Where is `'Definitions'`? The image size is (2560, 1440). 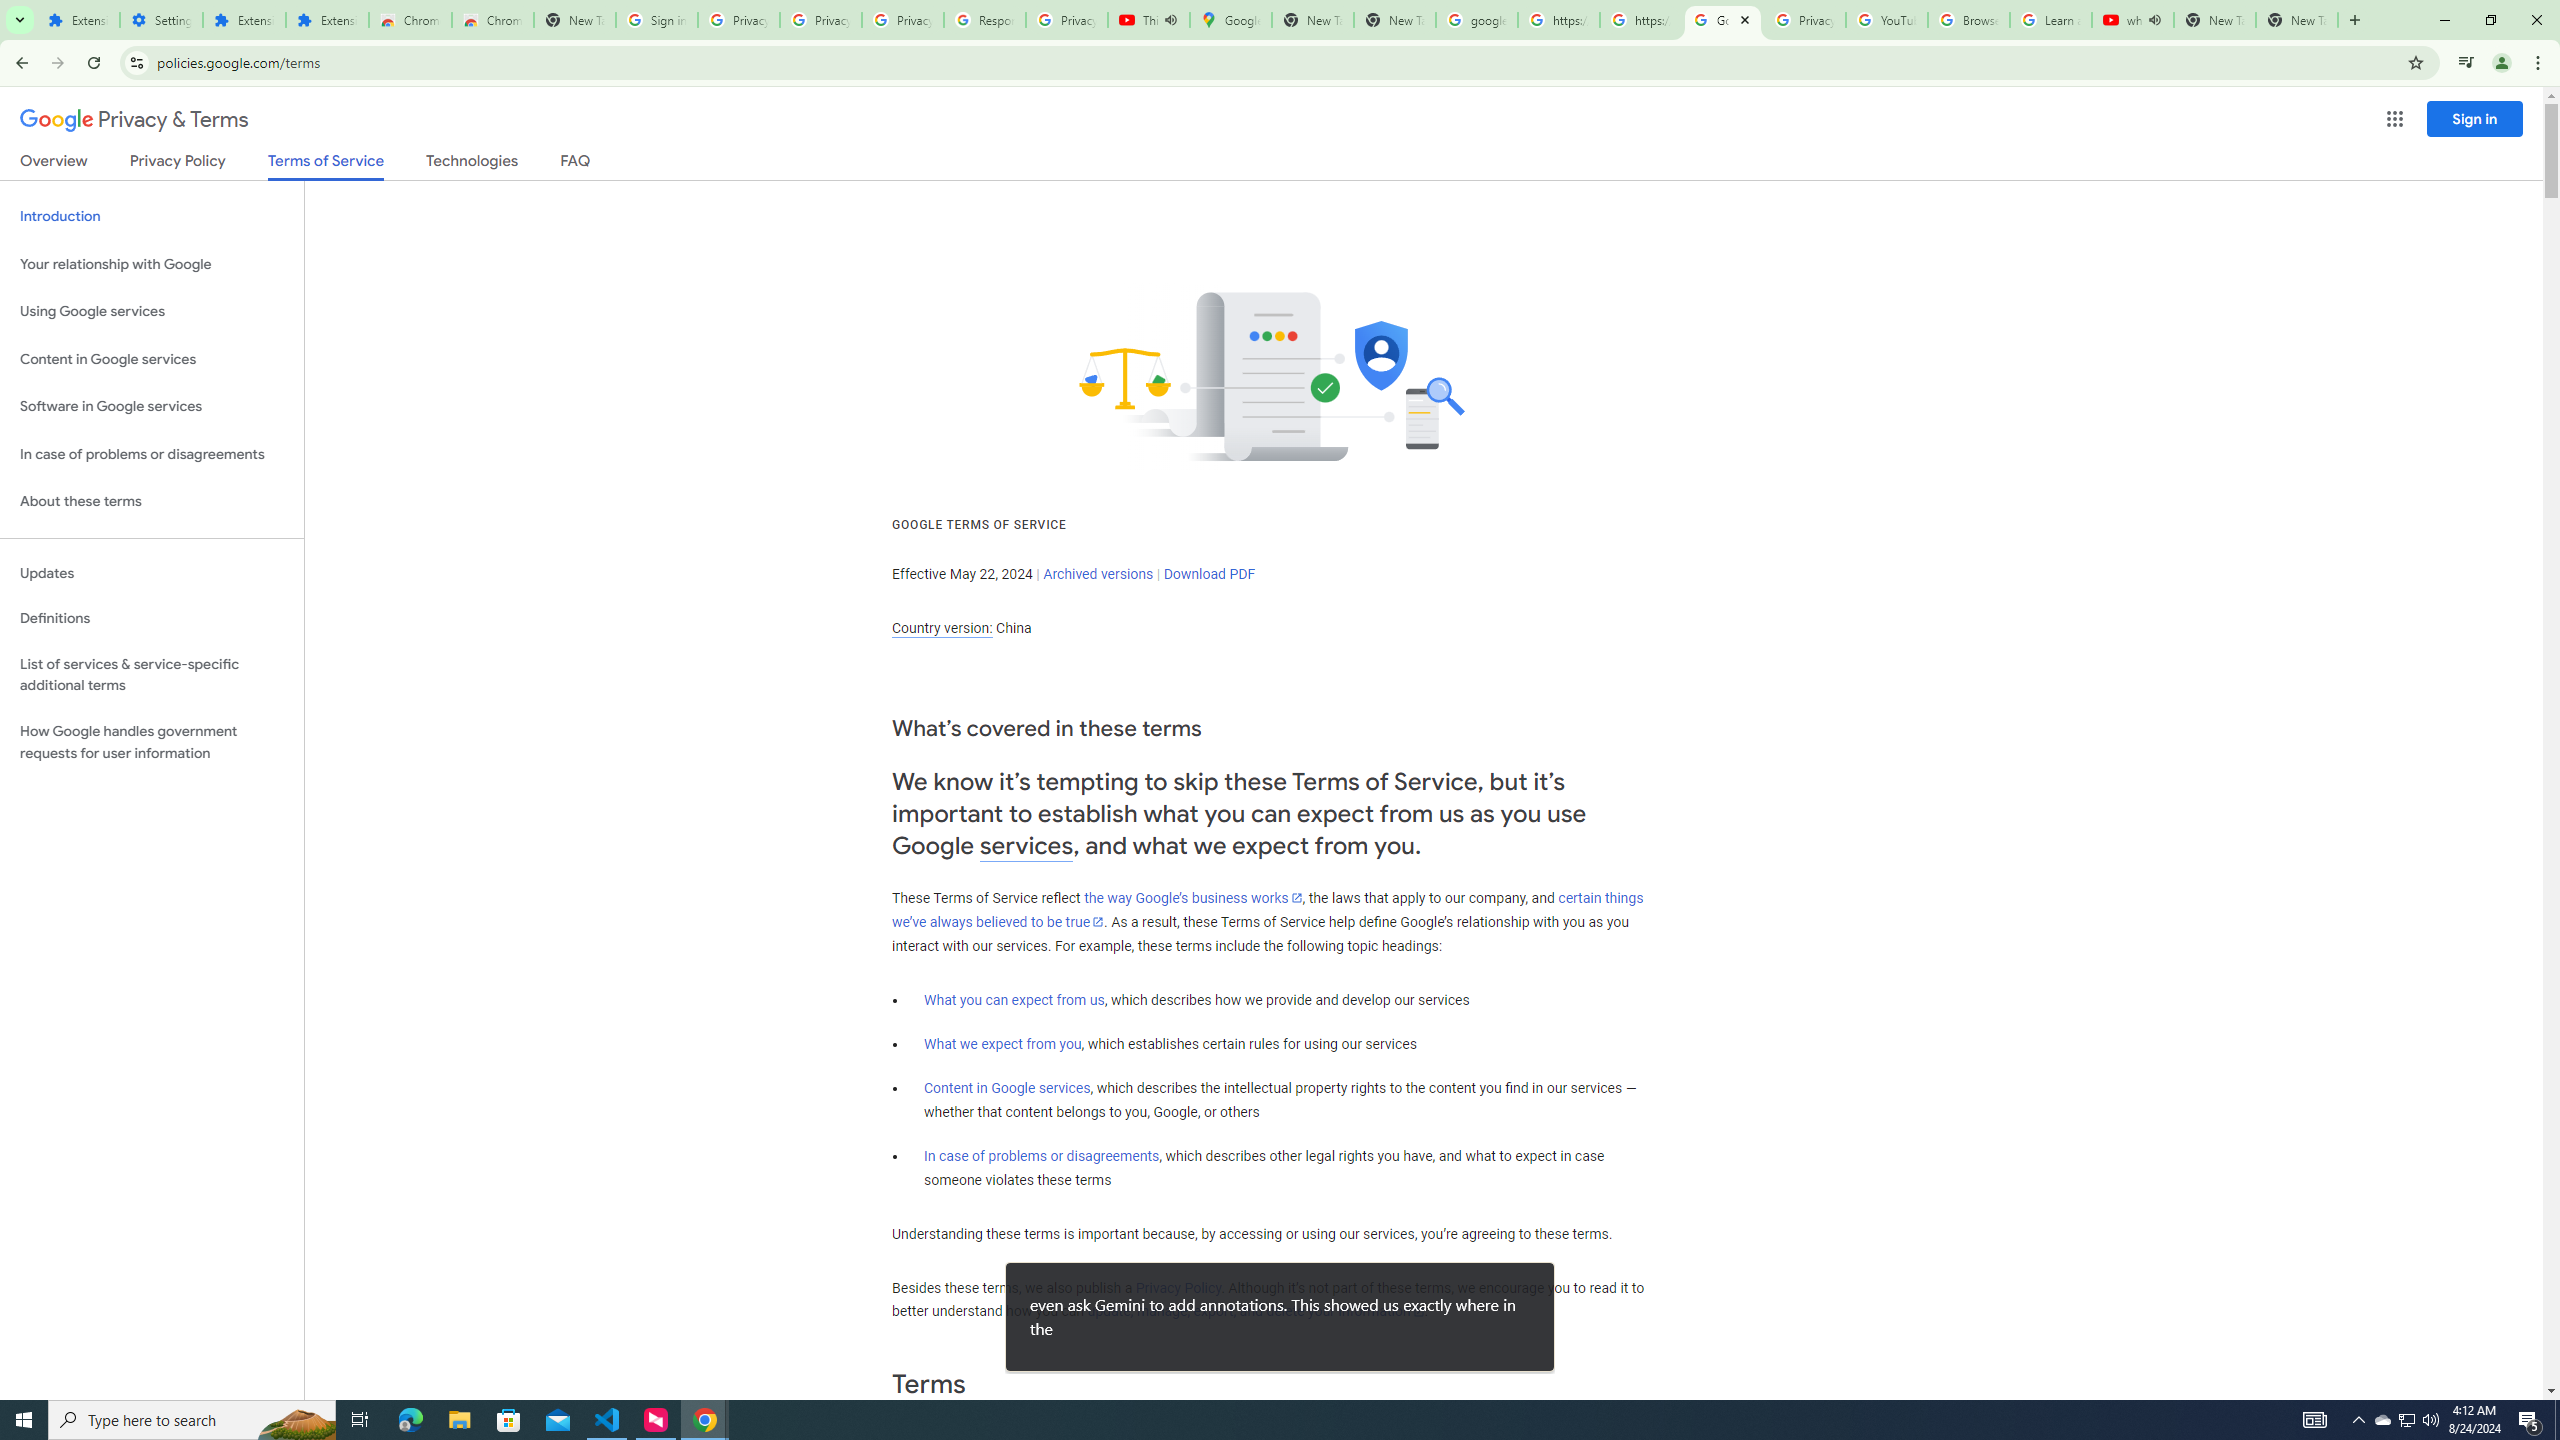
'Definitions' is located at coordinates (151, 618).